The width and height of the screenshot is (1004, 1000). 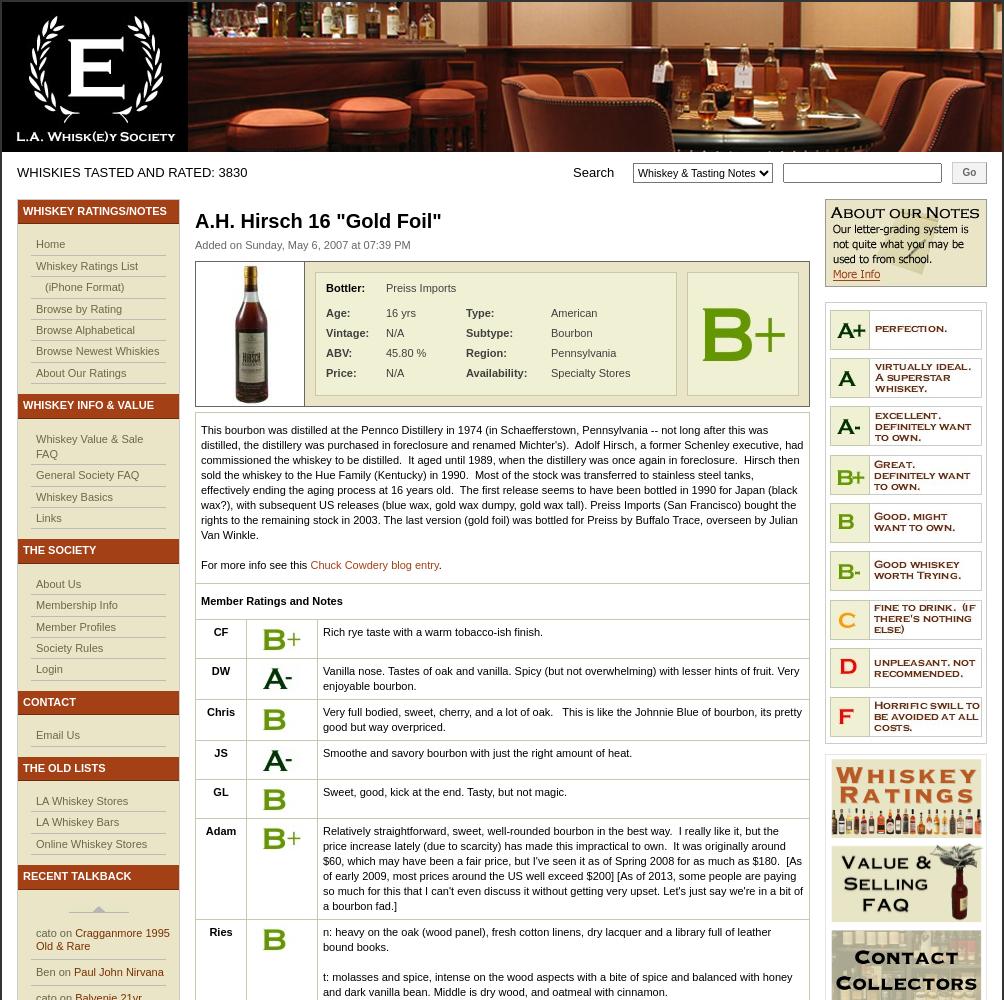 I want to click on '45.80 %', so click(x=405, y=352).